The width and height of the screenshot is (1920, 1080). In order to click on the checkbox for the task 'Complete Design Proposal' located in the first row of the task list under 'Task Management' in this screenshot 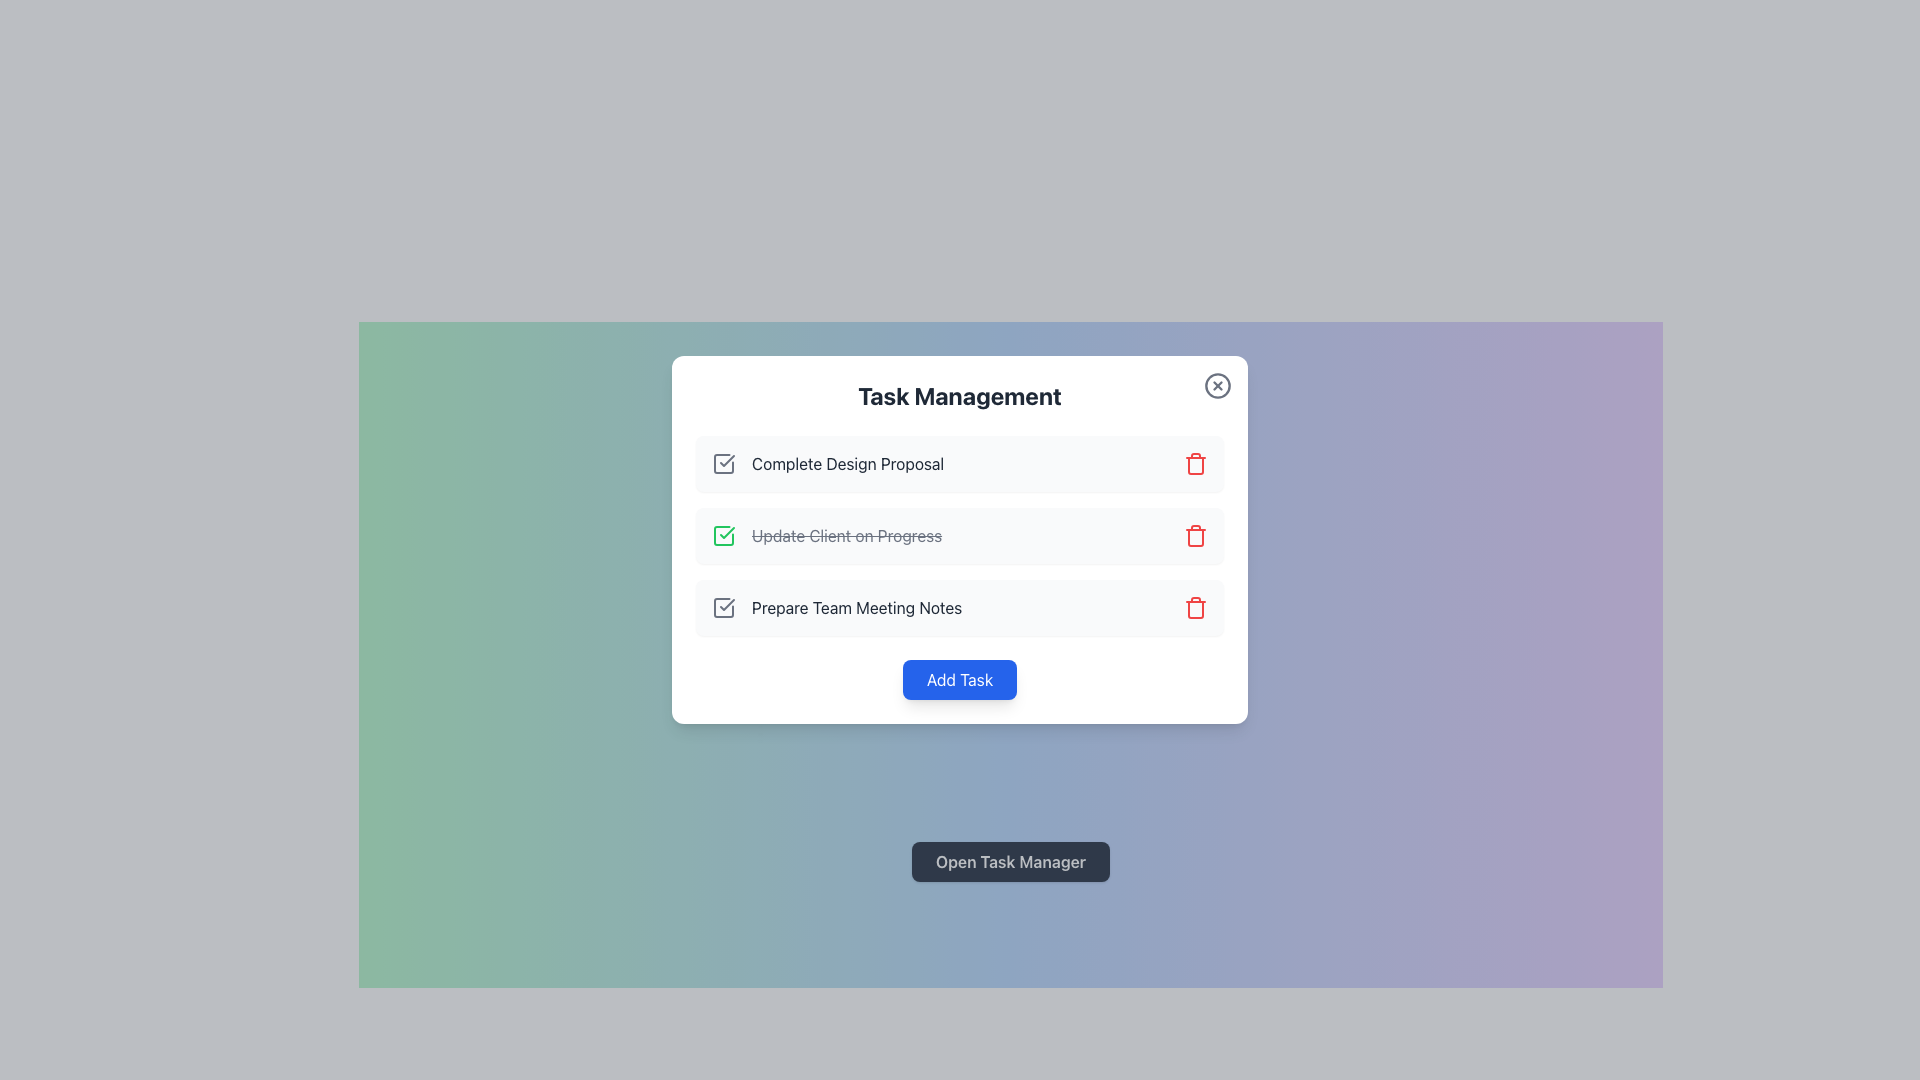, I will do `click(723, 607)`.